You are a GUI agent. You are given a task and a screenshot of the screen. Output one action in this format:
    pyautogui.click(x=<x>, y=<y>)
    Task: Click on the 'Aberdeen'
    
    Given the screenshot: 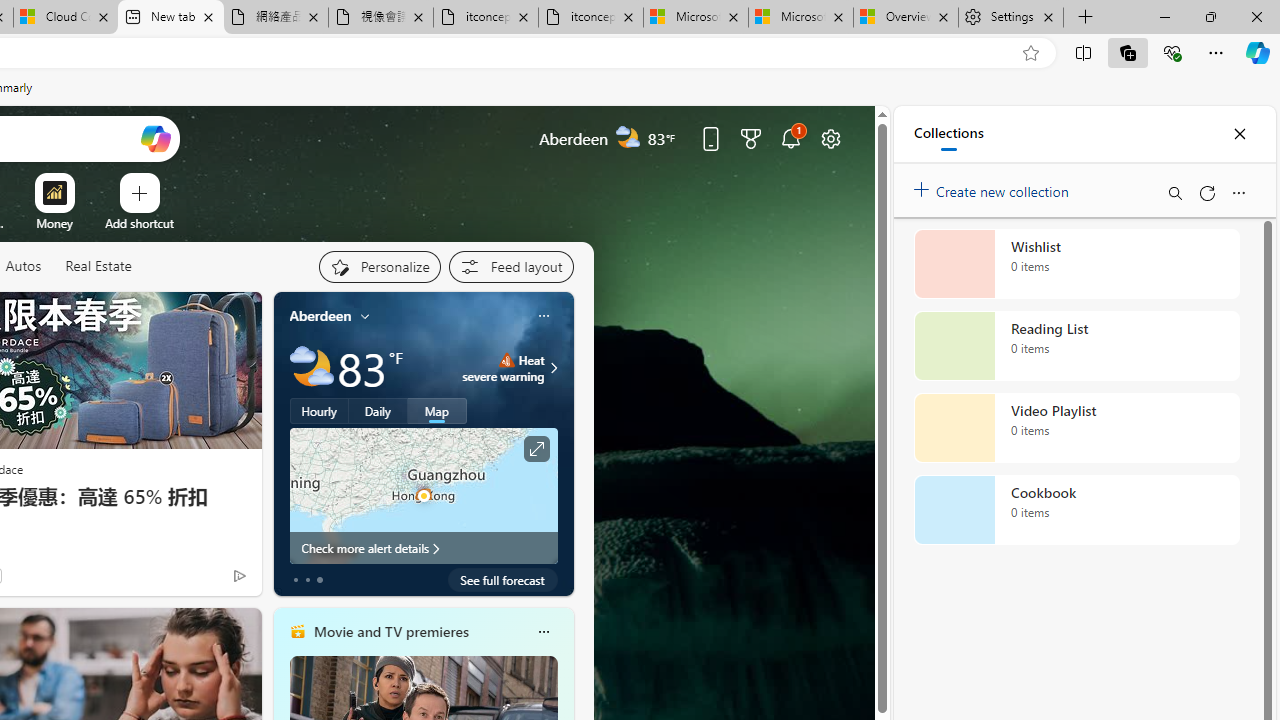 What is the action you would take?
    pyautogui.click(x=320, y=315)
    